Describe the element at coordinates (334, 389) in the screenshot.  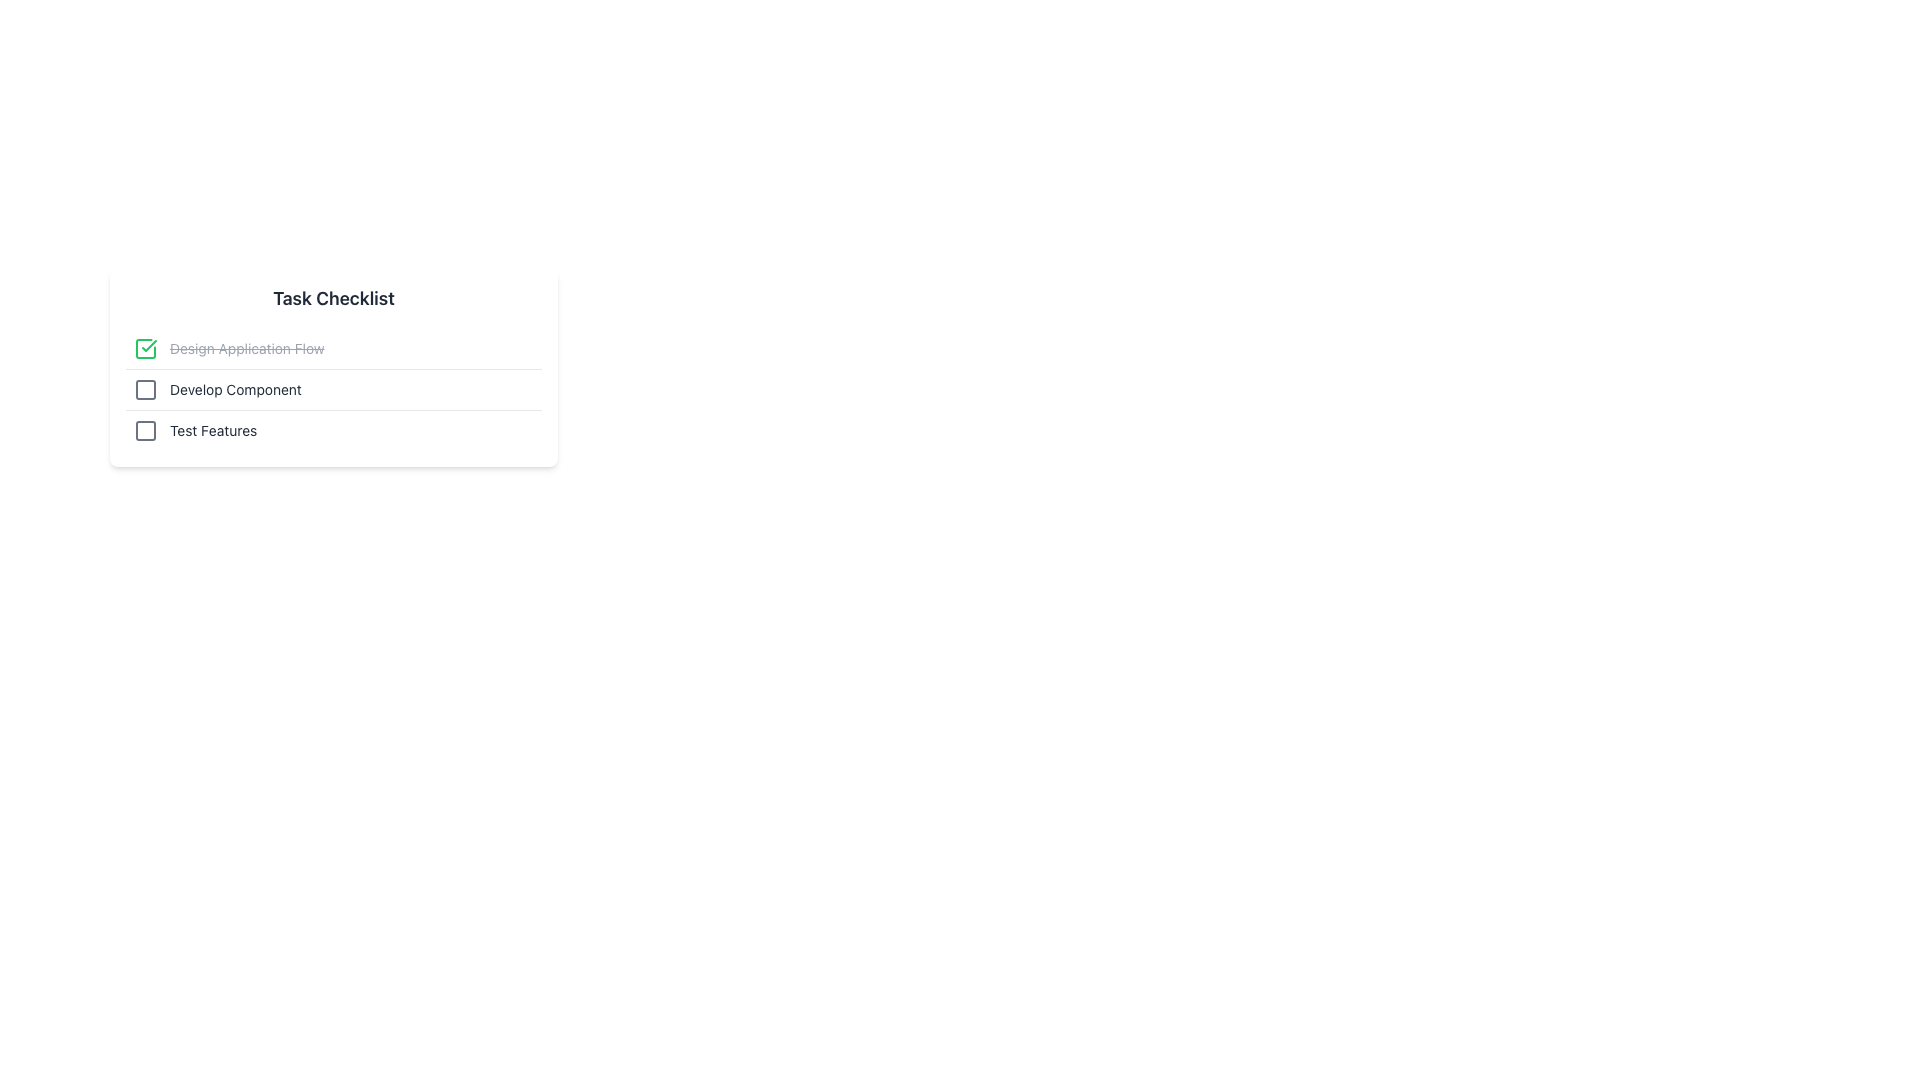
I see `the checkbox of the second checklist item labeled 'Develop Component'` at that location.